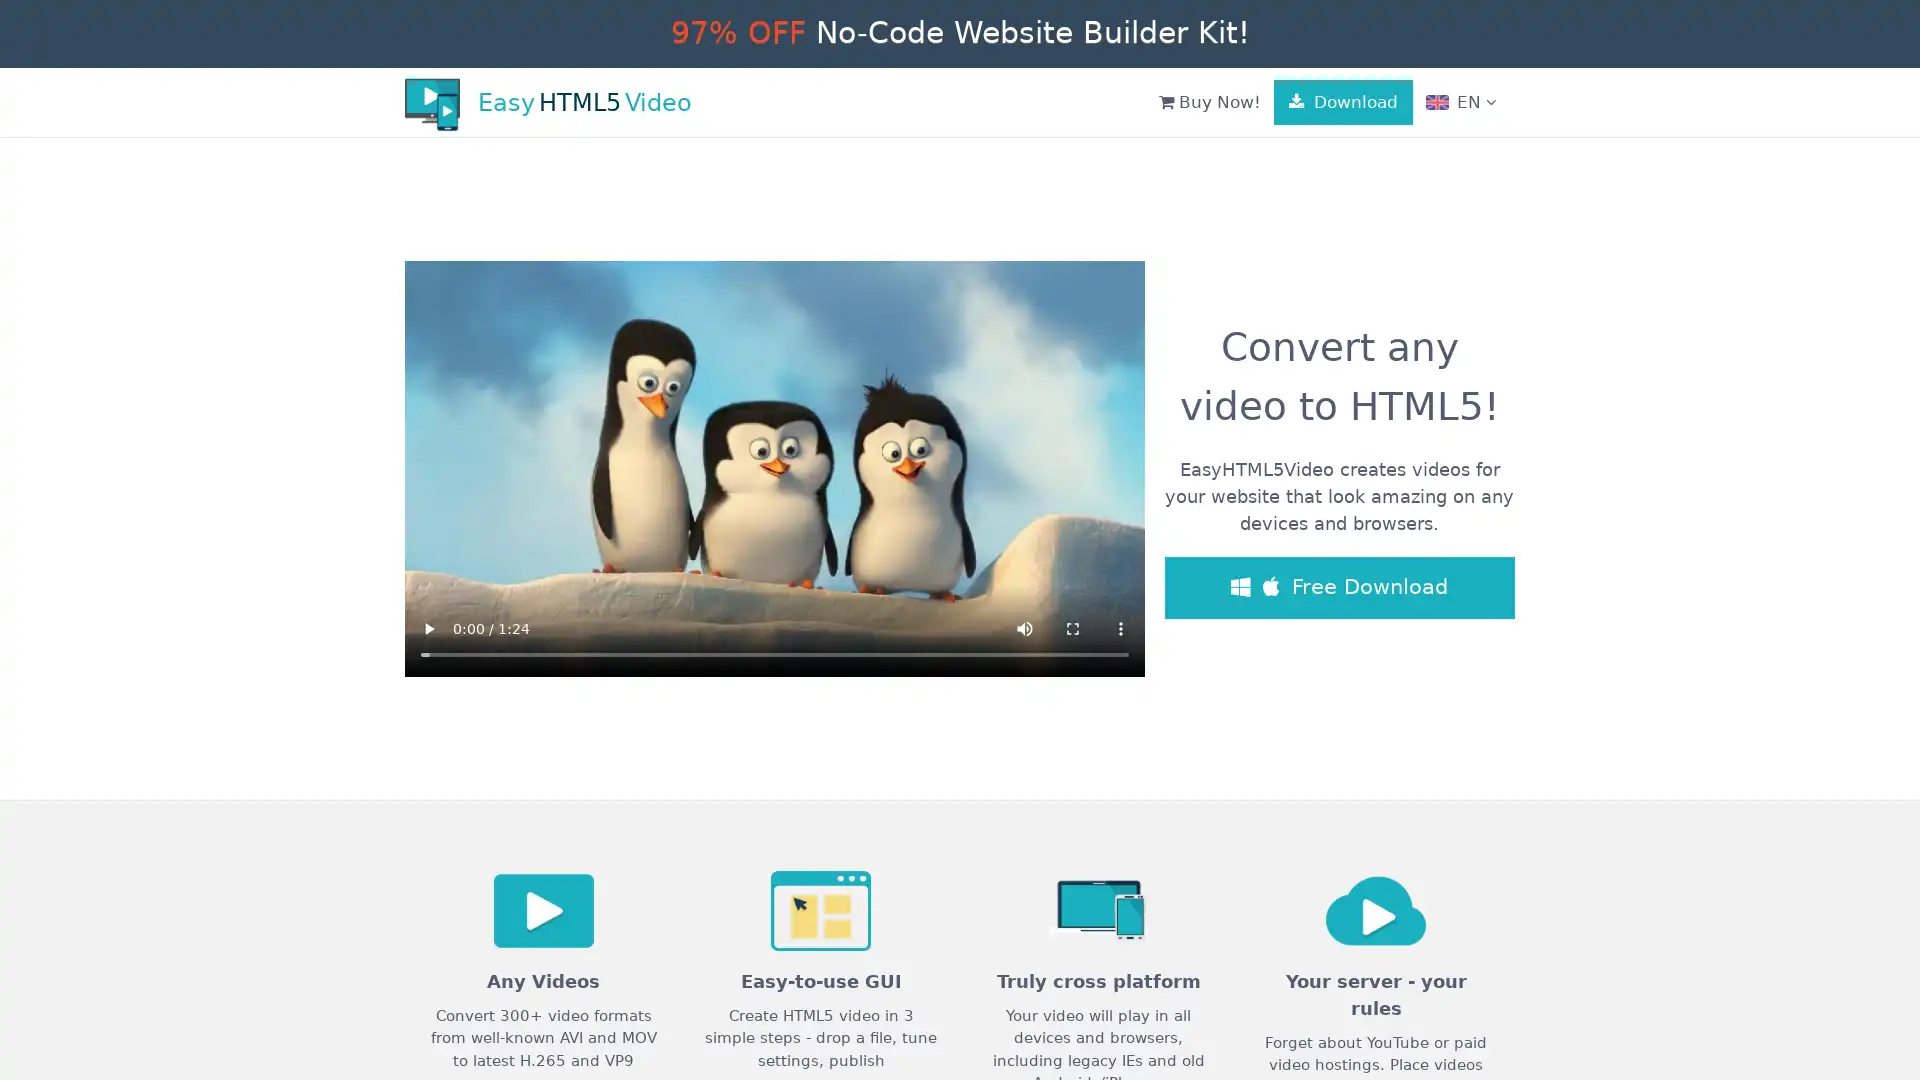 Image resolution: width=1920 pixels, height=1080 pixels. Describe the element at coordinates (1025, 627) in the screenshot. I see `mute` at that location.